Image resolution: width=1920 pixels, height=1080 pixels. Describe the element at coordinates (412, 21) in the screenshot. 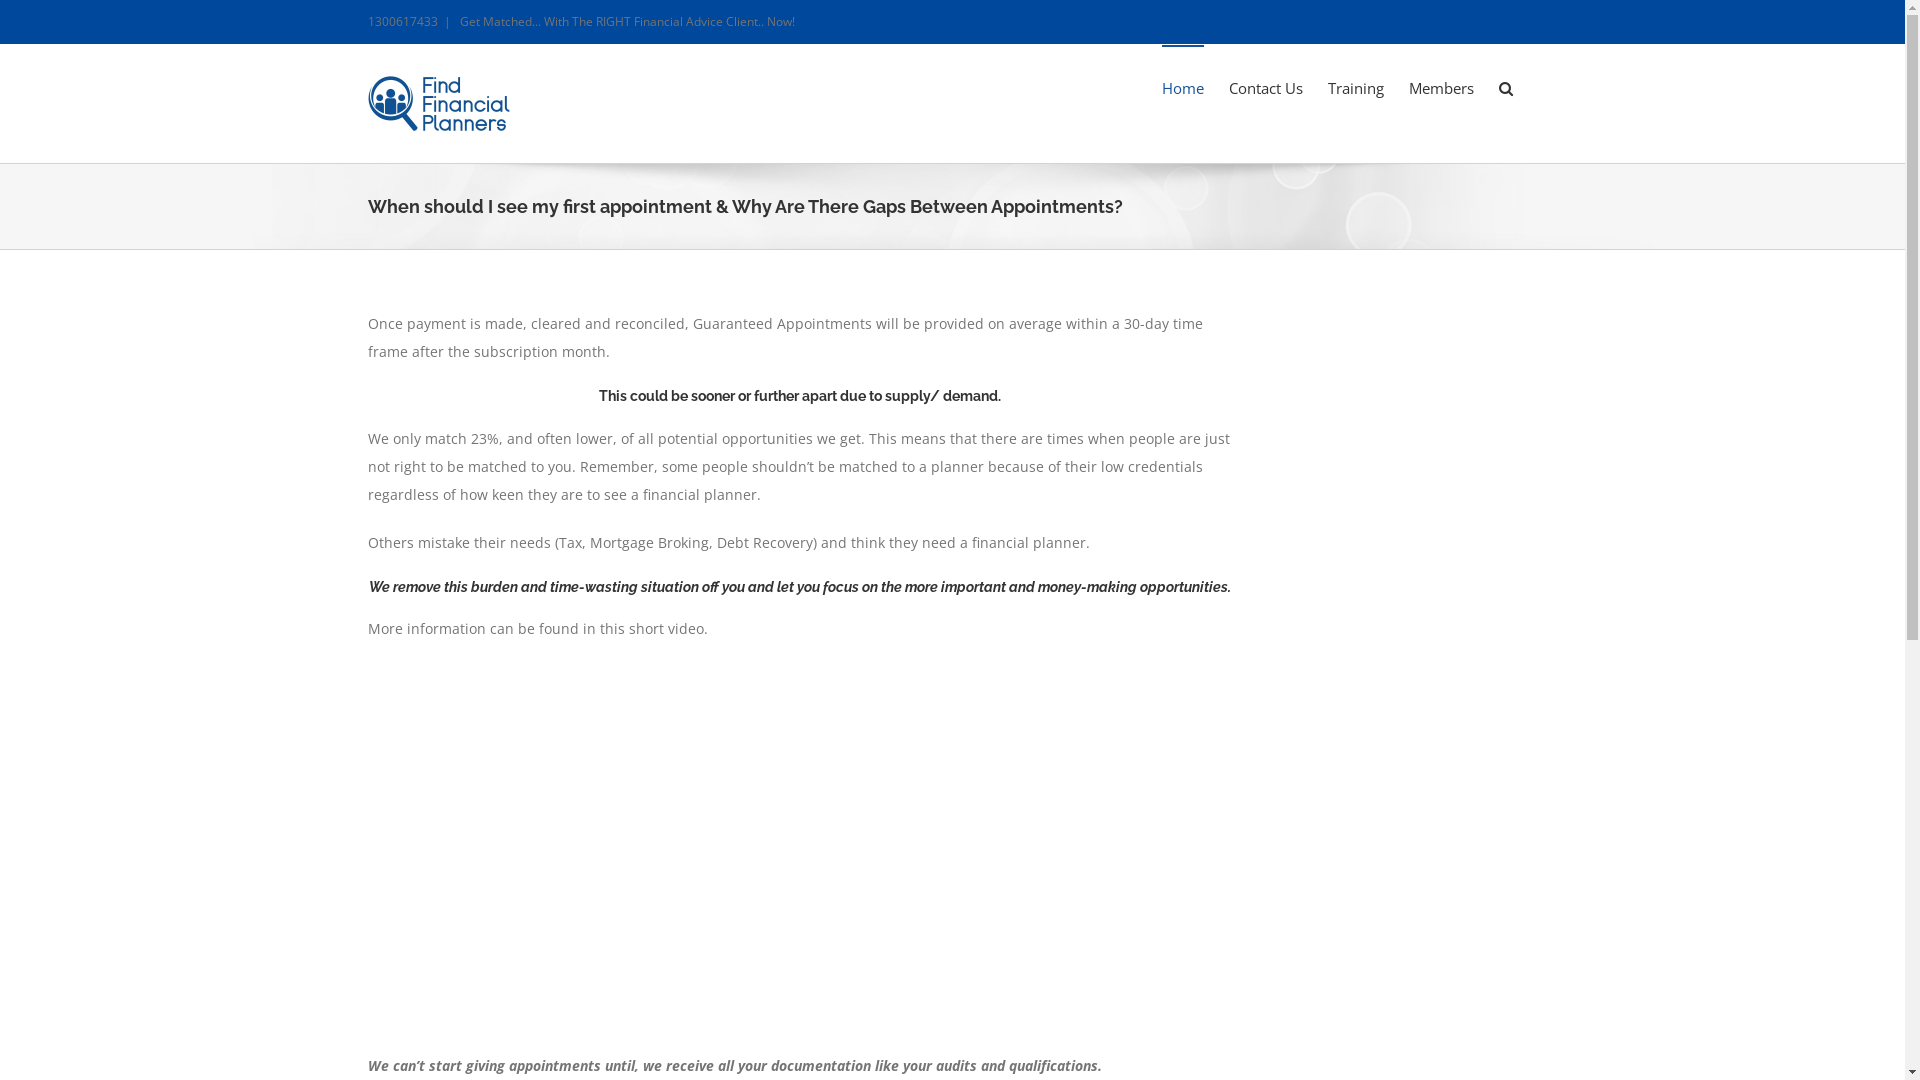

I see `'1300617433  |   '` at that location.